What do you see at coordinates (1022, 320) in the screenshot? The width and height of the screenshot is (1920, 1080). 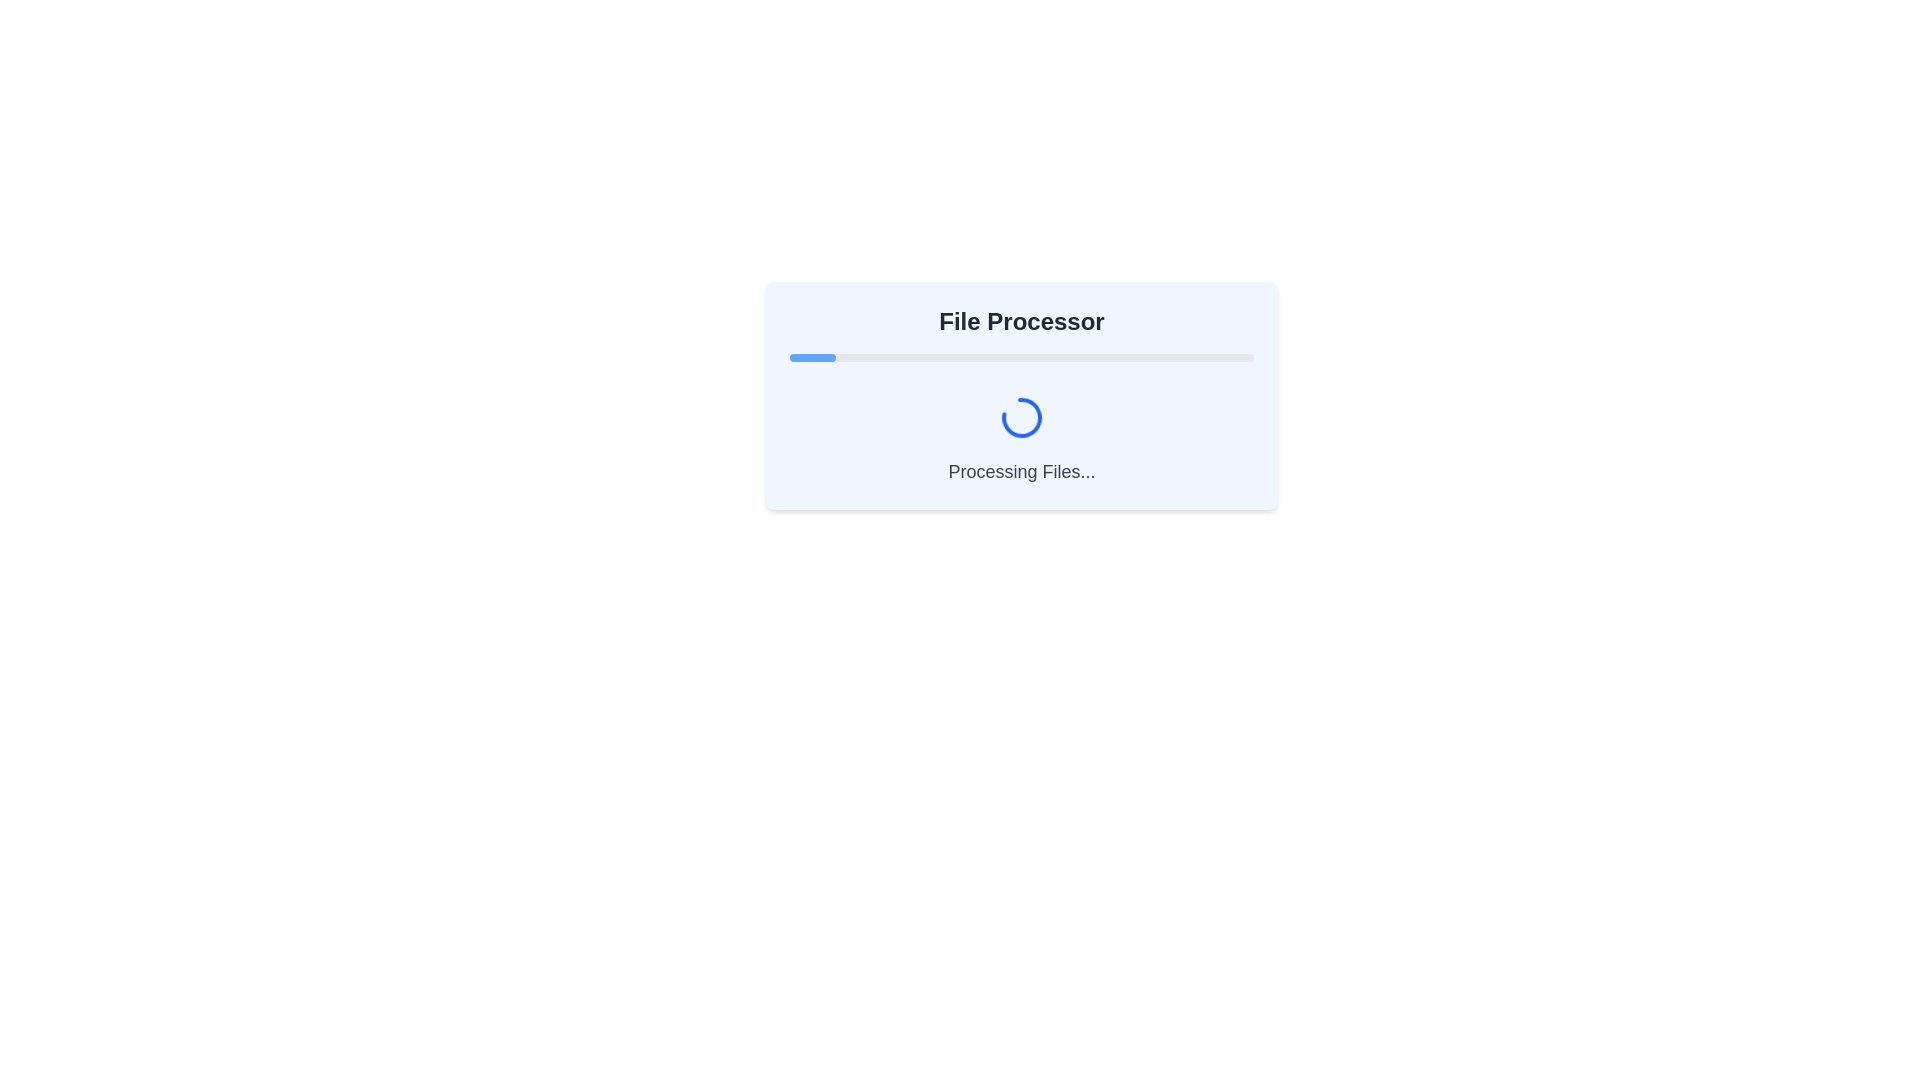 I see `the title text element located at the top section of the card that indicates the functionality related to file processing` at bounding box center [1022, 320].